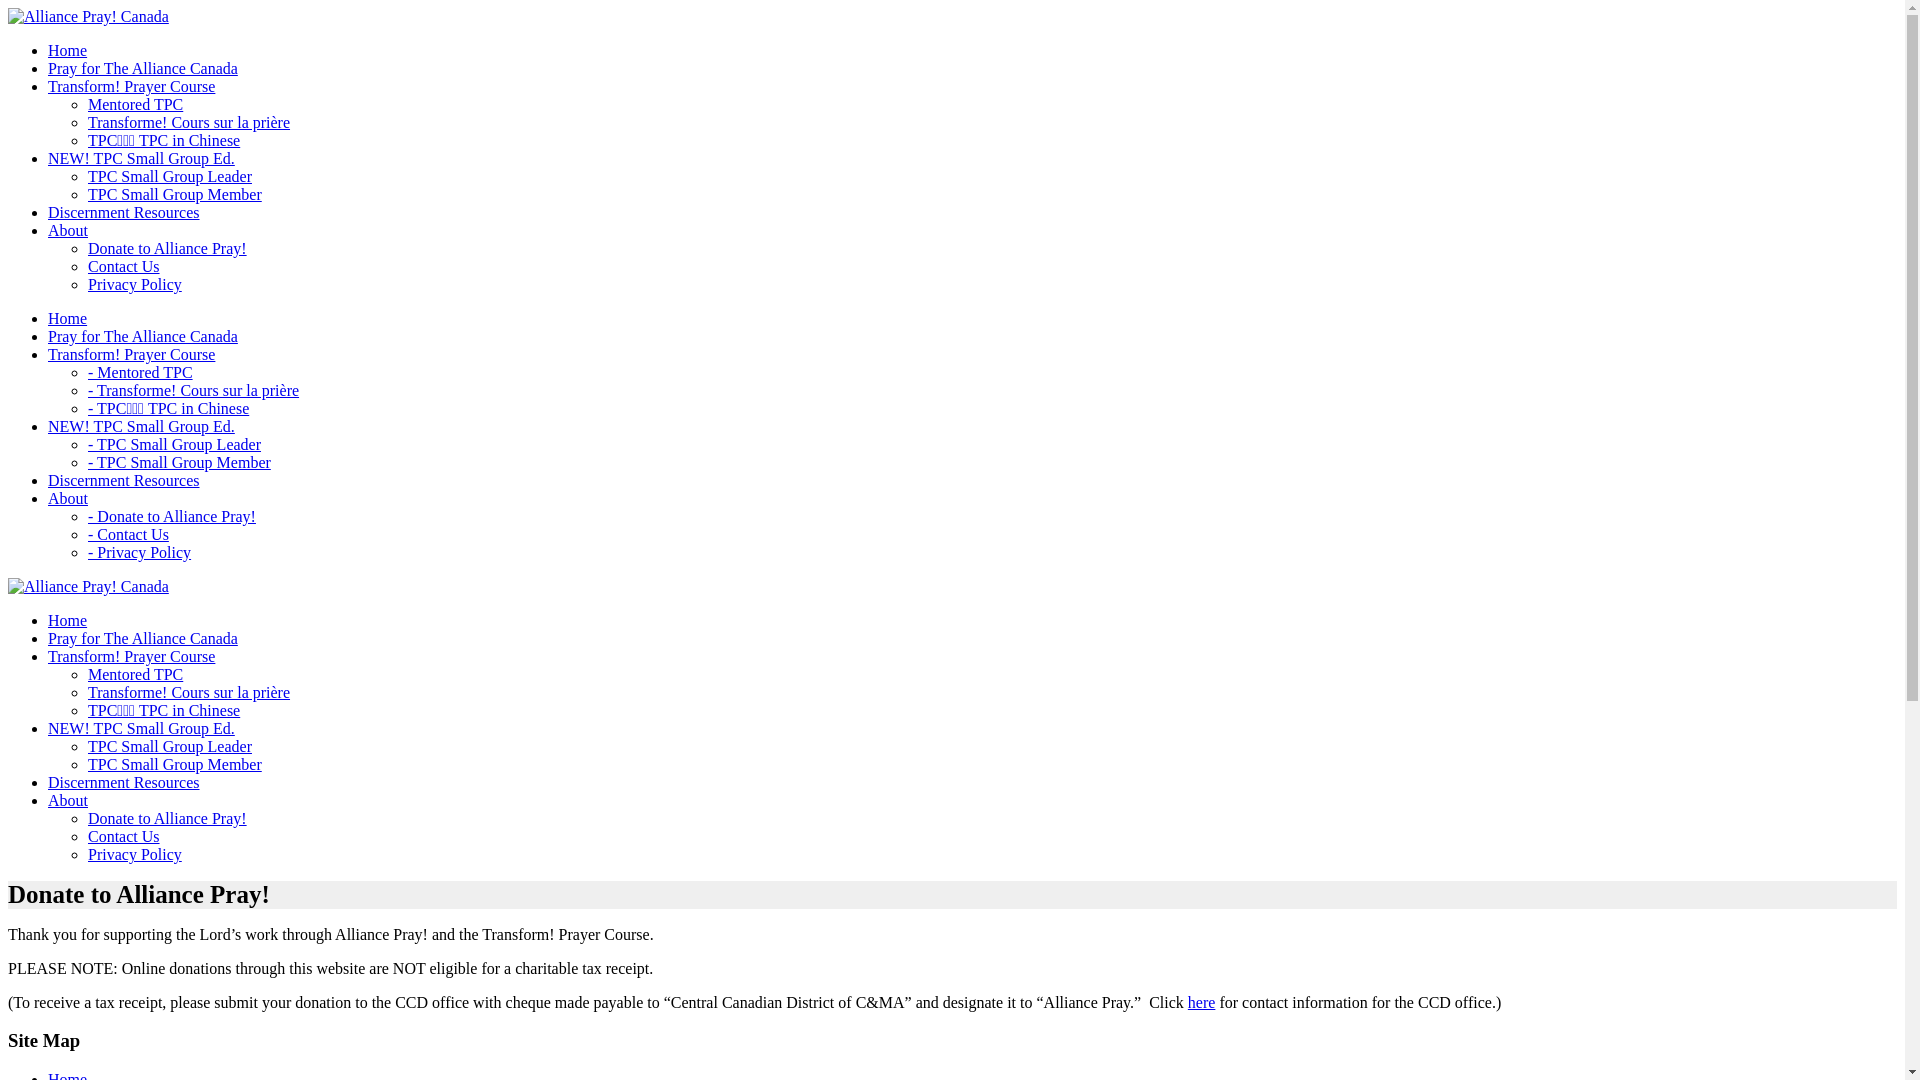 Image resolution: width=1920 pixels, height=1080 pixels. Describe the element at coordinates (134, 104) in the screenshot. I see `'Mentored TPC'` at that location.